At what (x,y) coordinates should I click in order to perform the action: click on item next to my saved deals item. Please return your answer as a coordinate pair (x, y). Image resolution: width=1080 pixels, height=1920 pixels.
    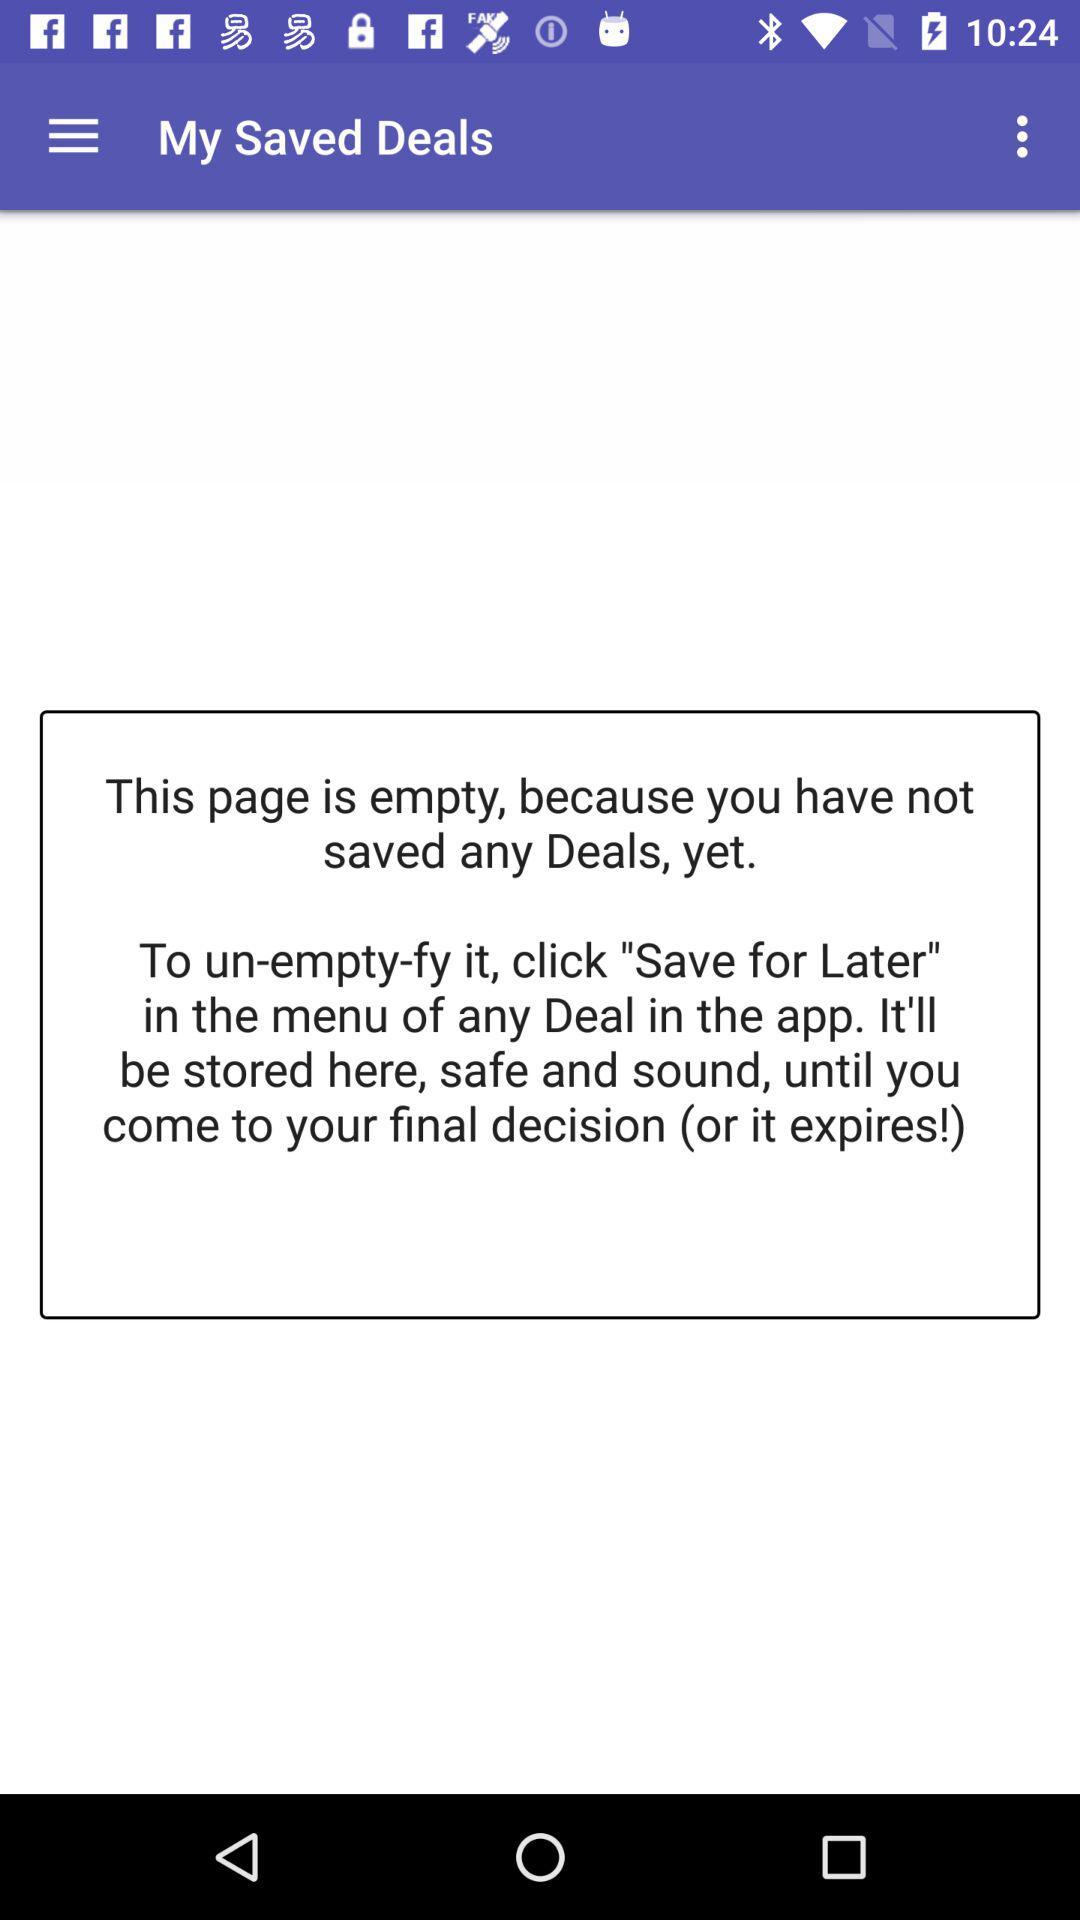
    Looking at the image, I should click on (1027, 135).